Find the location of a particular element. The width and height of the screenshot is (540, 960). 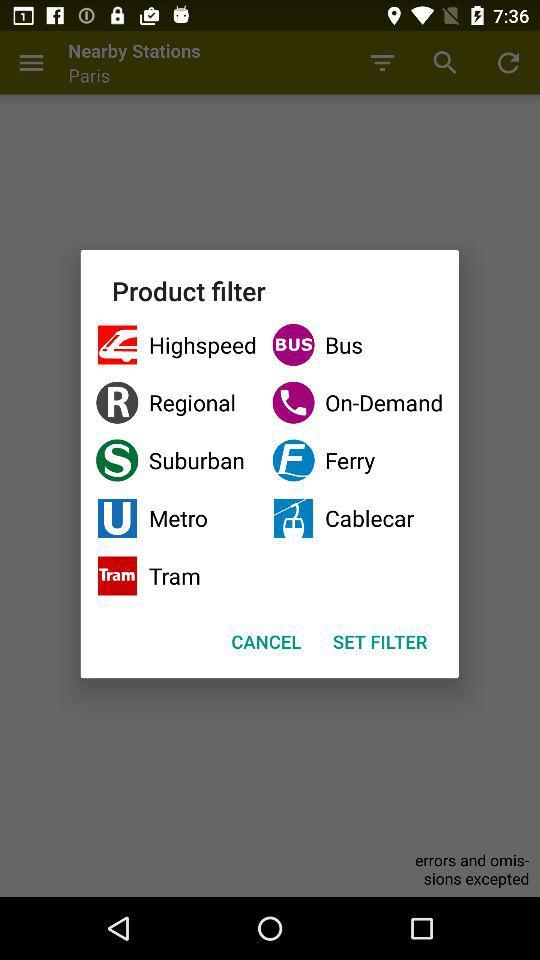

item to the right of suburban item is located at coordinates (356, 517).